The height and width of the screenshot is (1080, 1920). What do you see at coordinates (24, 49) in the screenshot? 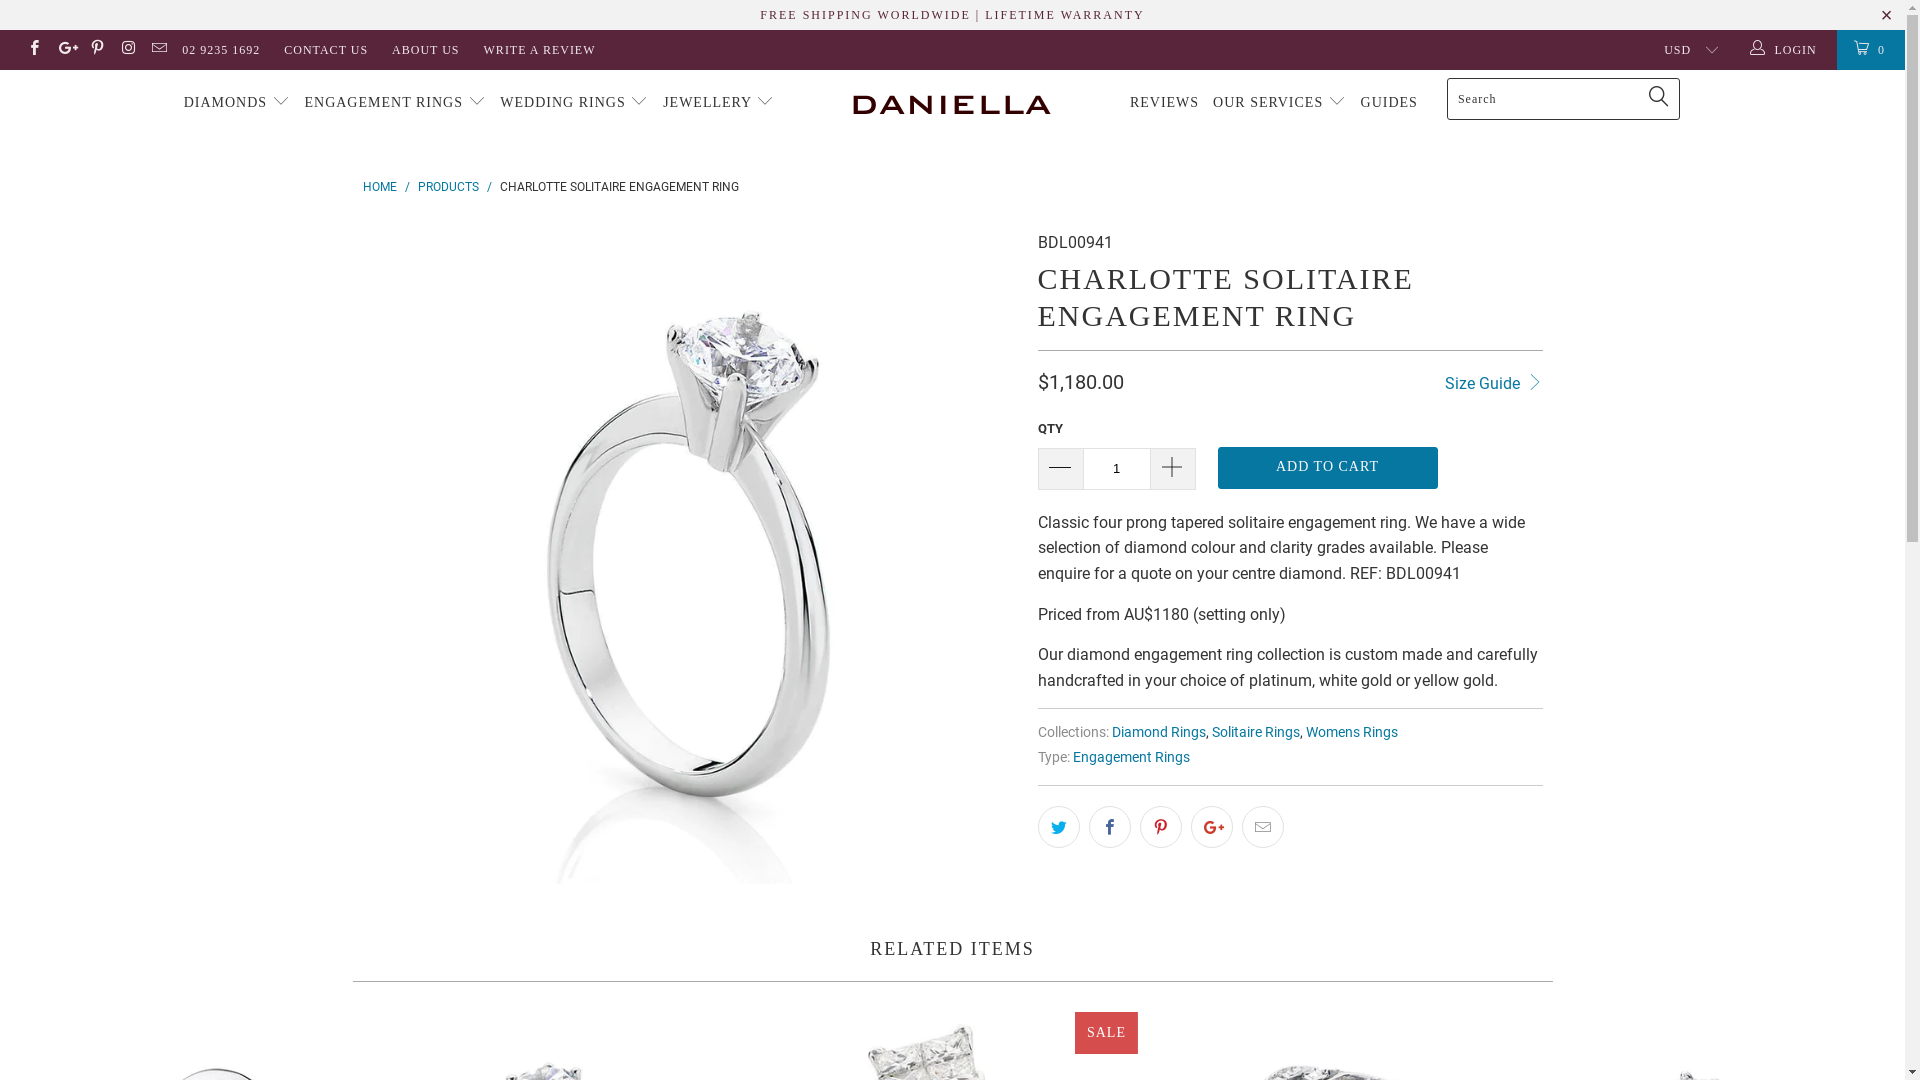
I see `'Daniella Jewellers on Facebook'` at bounding box center [24, 49].